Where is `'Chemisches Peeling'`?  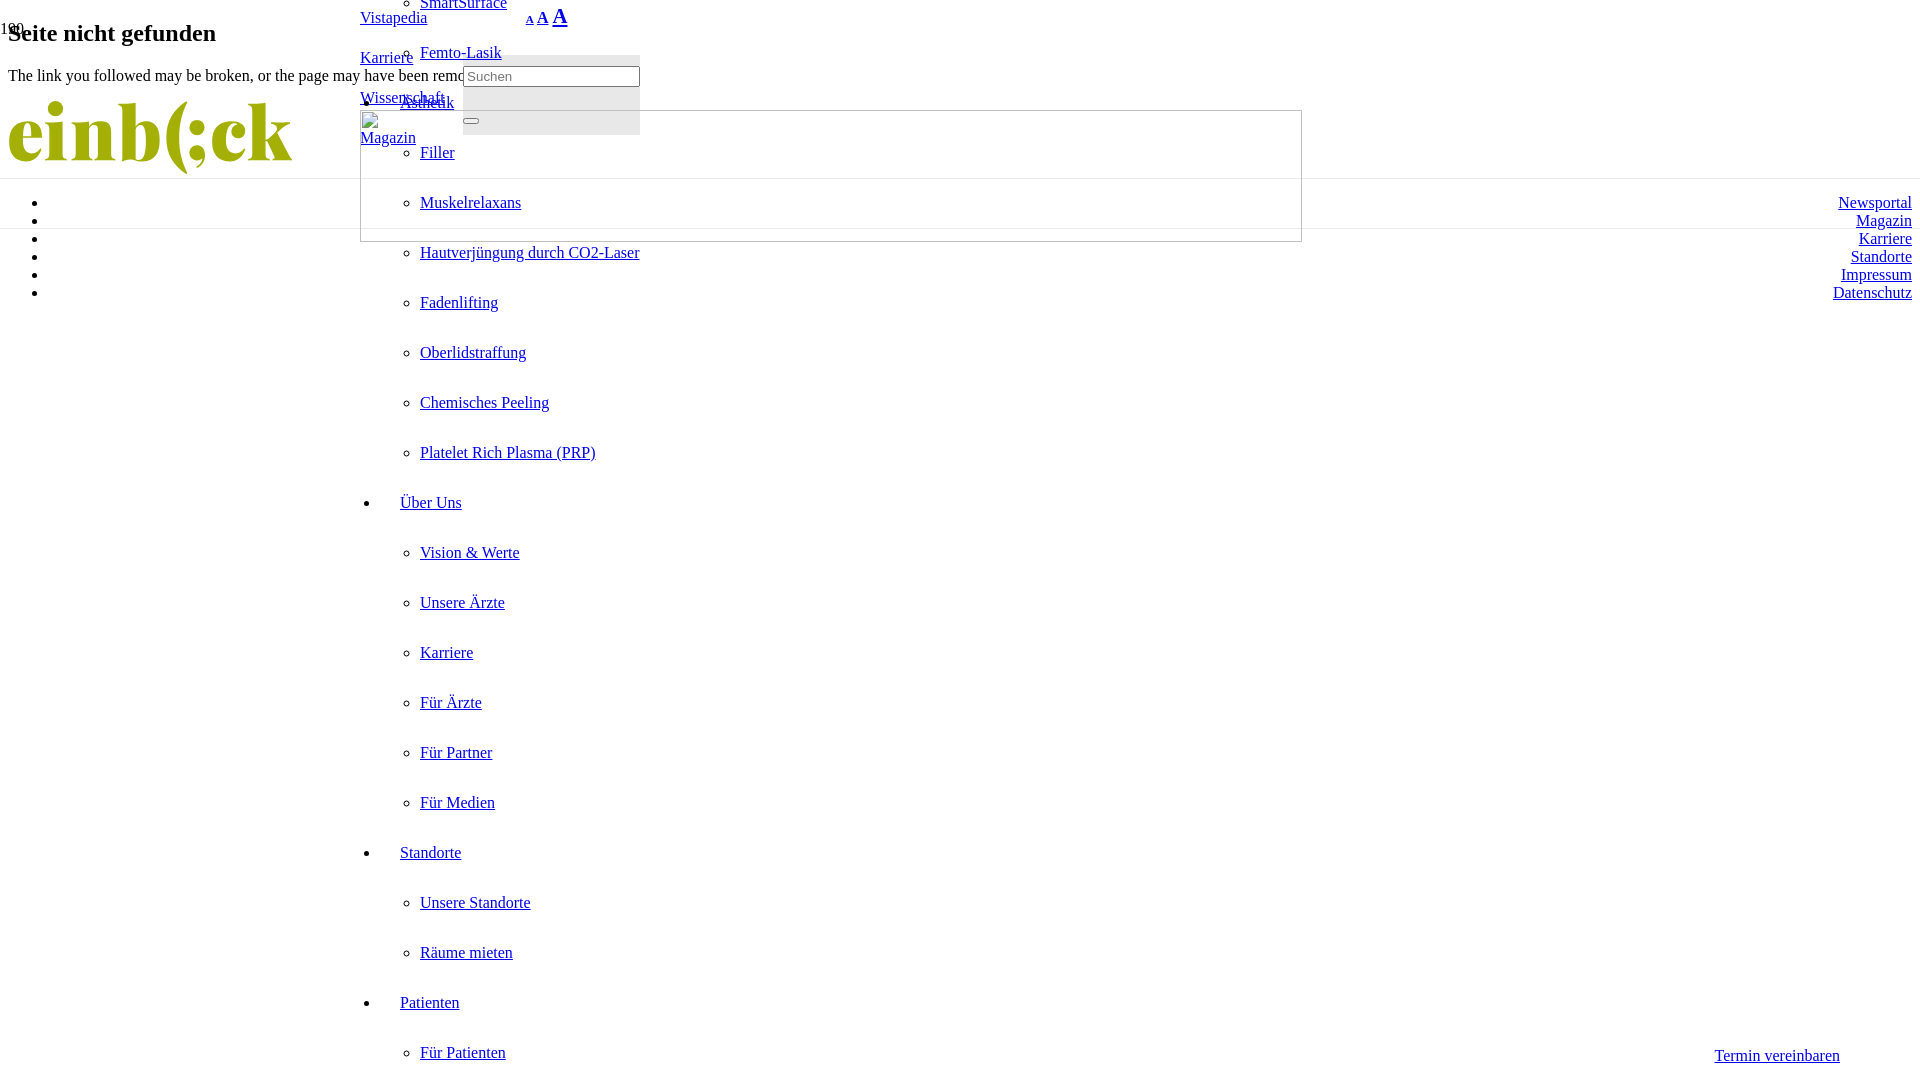 'Chemisches Peeling' is located at coordinates (419, 402).